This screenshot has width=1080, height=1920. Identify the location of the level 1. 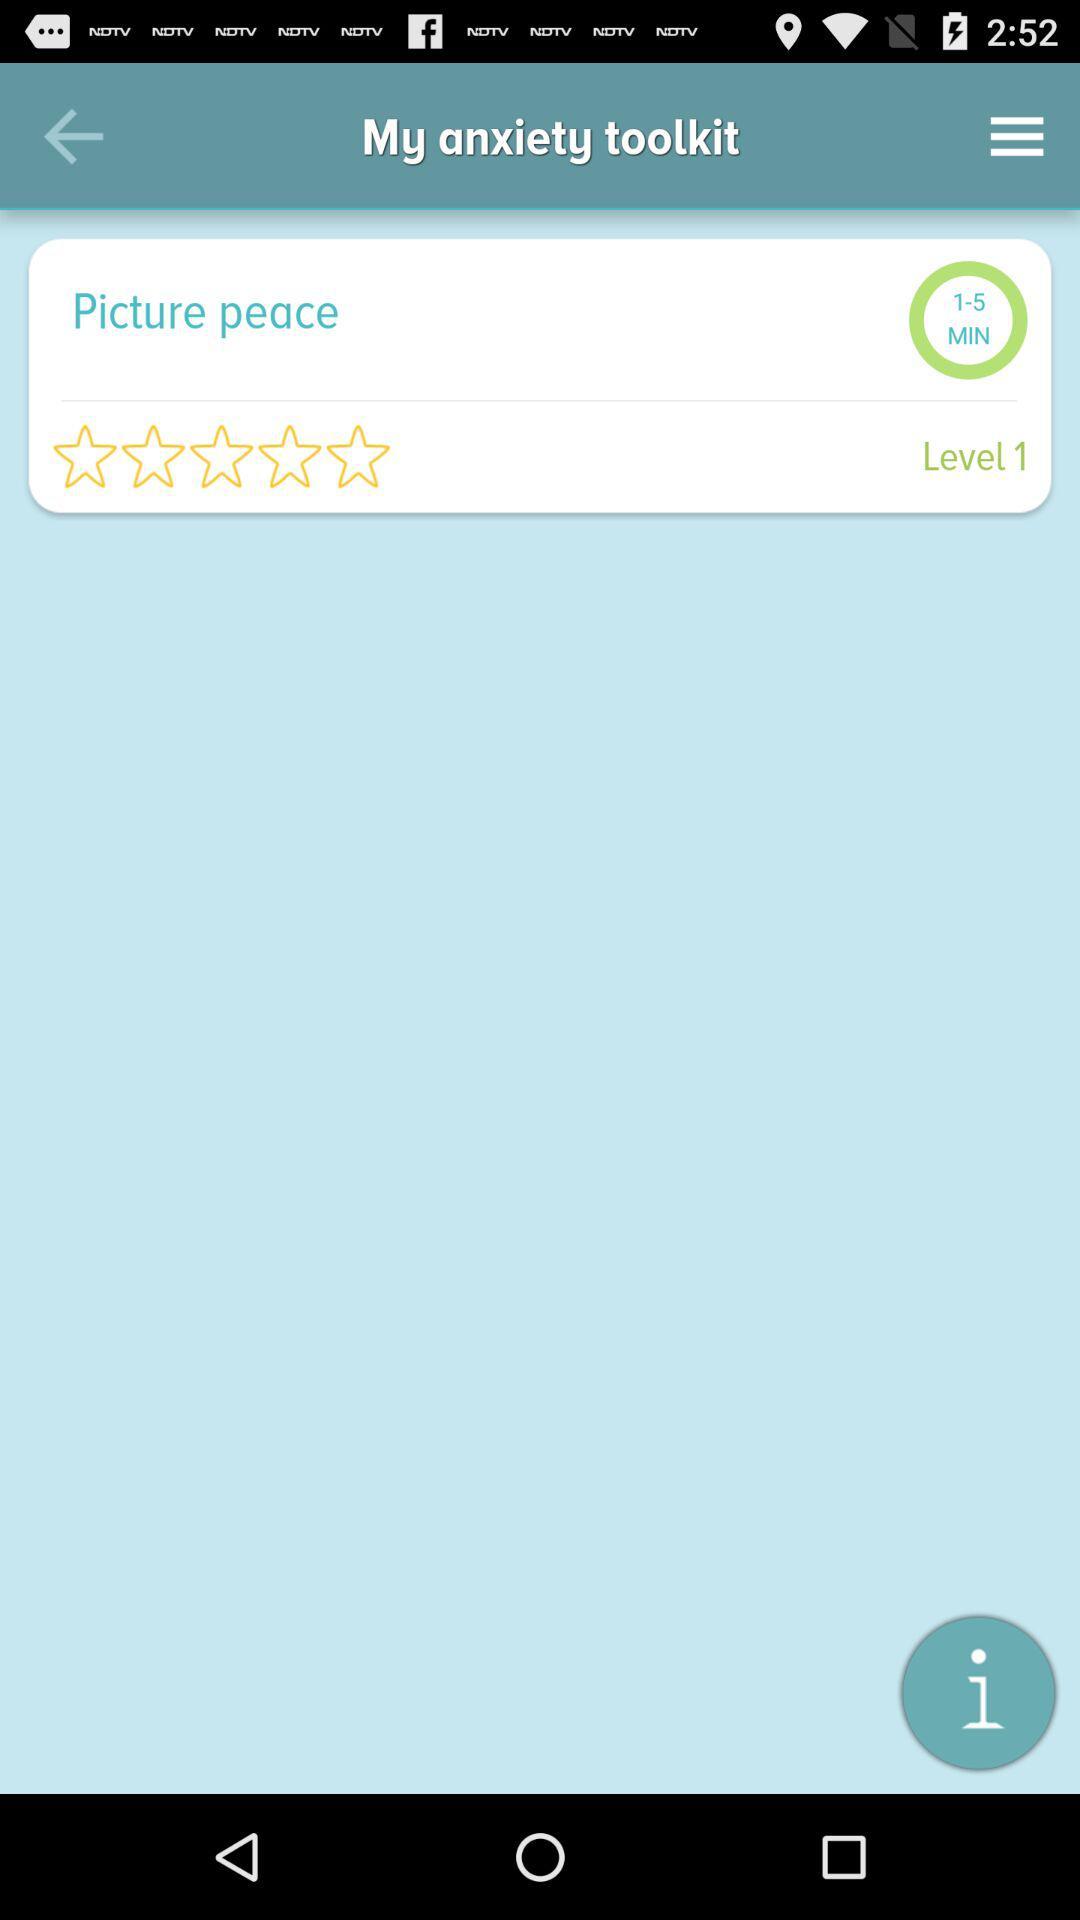
(720, 455).